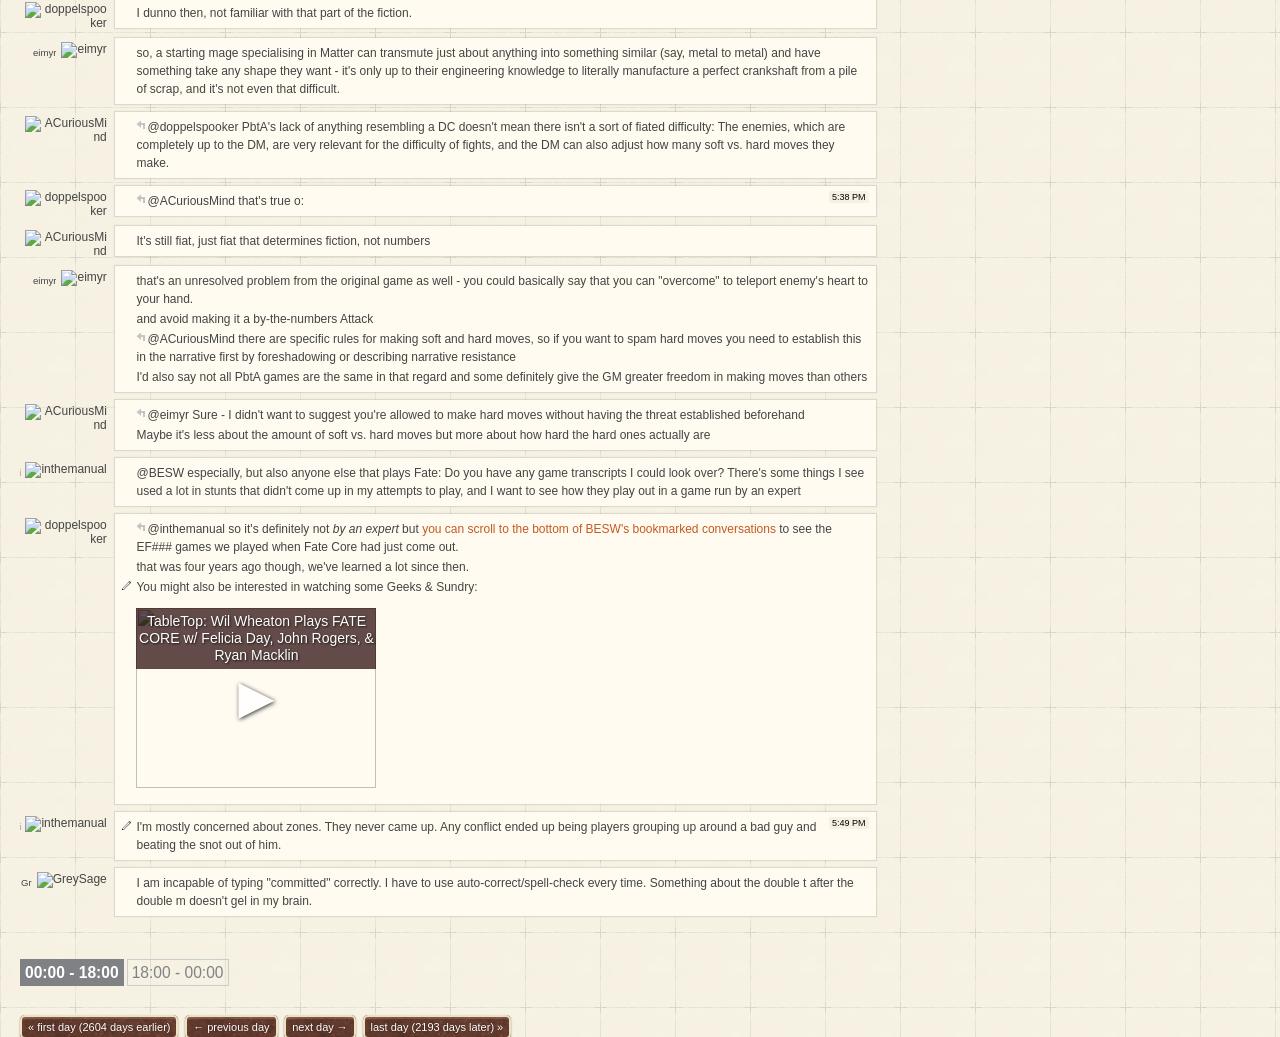 Image resolution: width=1280 pixels, height=1037 pixels. Describe the element at coordinates (496, 70) in the screenshot. I see `'so, a starting mage specialising in Matter can transmute just about anything into something similar (say, metal to metal) and have something take any shape they want - it's only up to their engineering knowledge to literally manufacture a perfect crankshaft from a pile of scrap, and it's not even that difficult.'` at that location.